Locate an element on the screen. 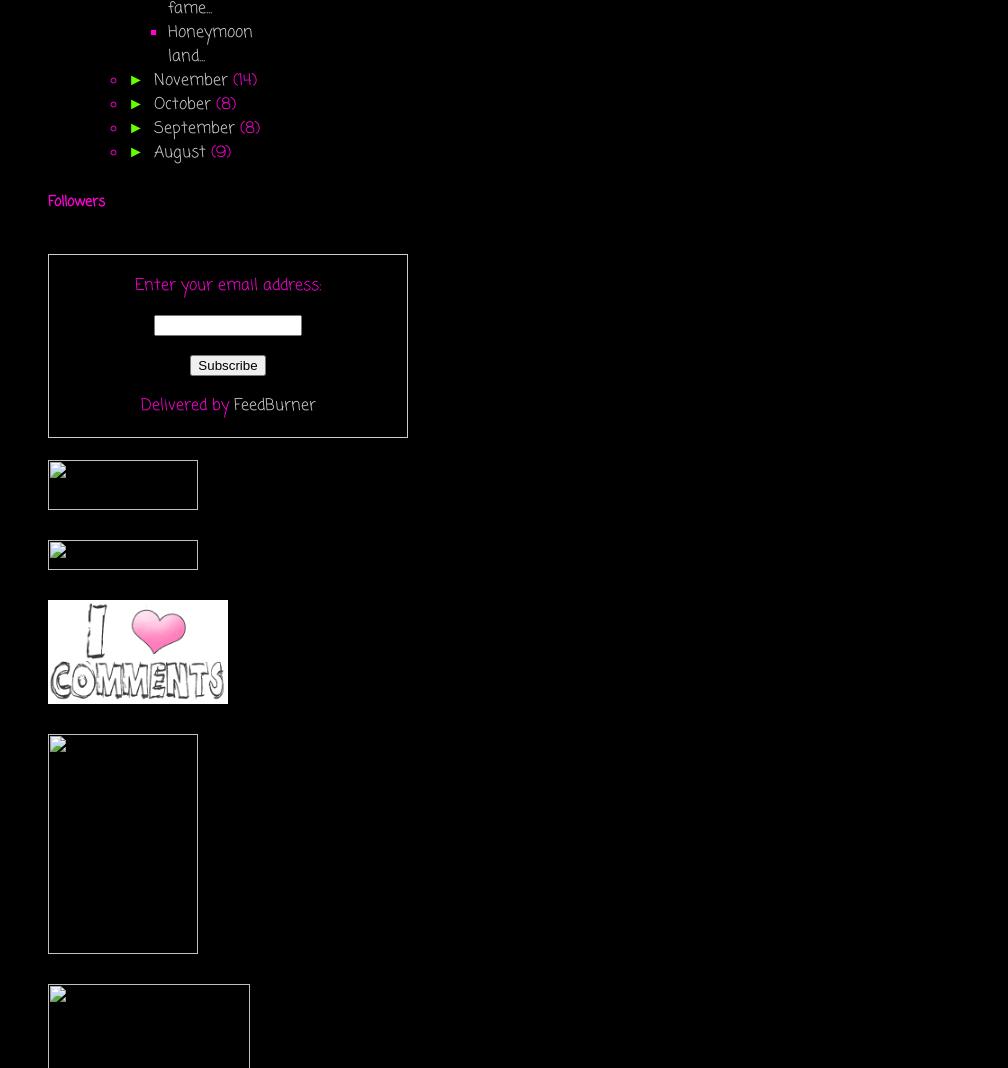  'Followers' is located at coordinates (76, 202).